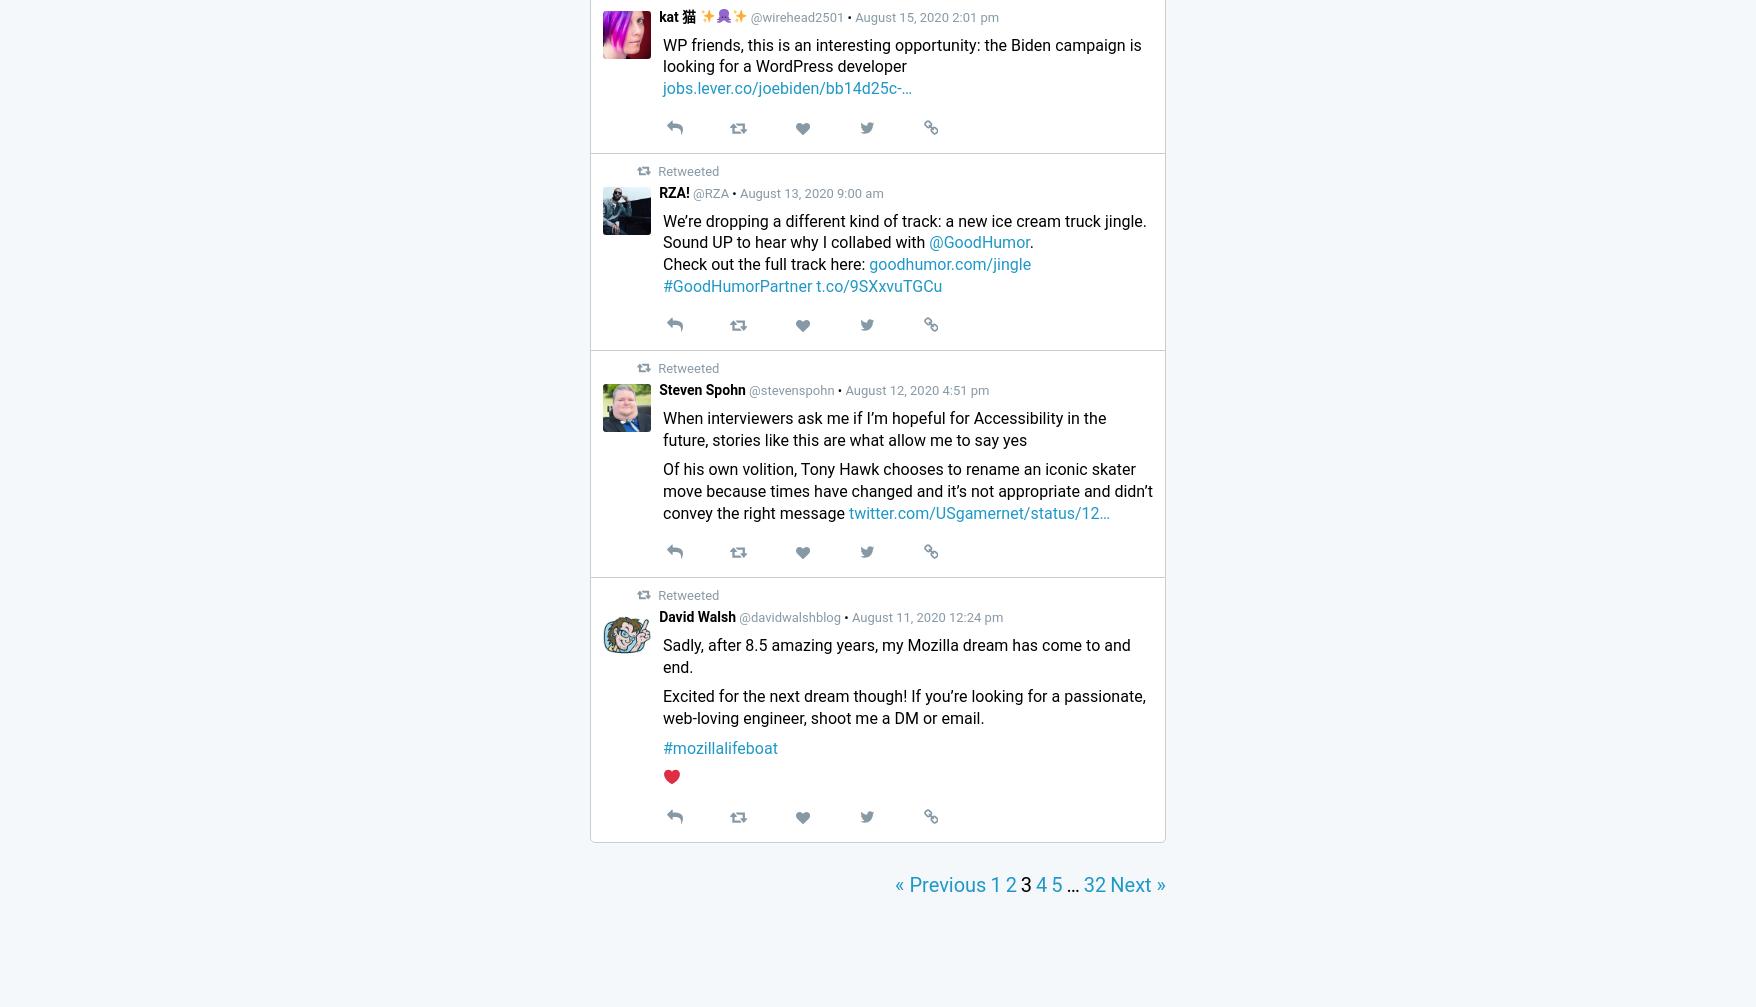  Describe the element at coordinates (790, 389) in the screenshot. I see `'@stevenspohn'` at that location.